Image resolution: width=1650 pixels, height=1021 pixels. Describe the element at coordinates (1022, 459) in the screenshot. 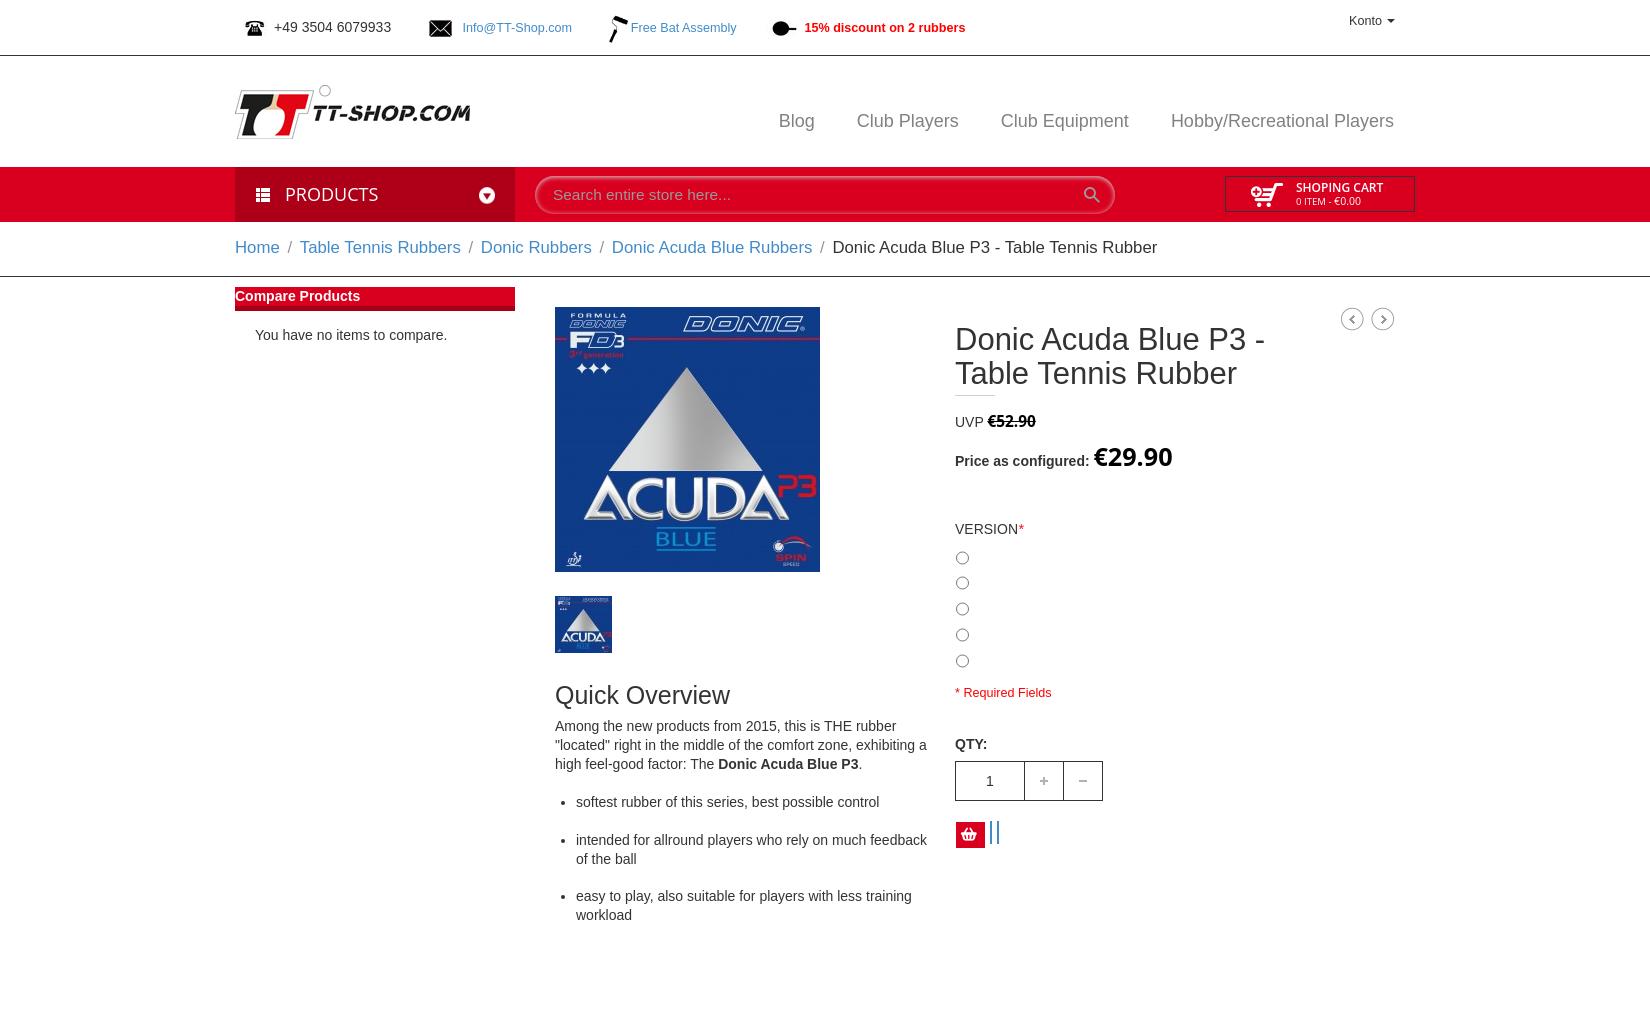

I see `'Price as configured:'` at that location.